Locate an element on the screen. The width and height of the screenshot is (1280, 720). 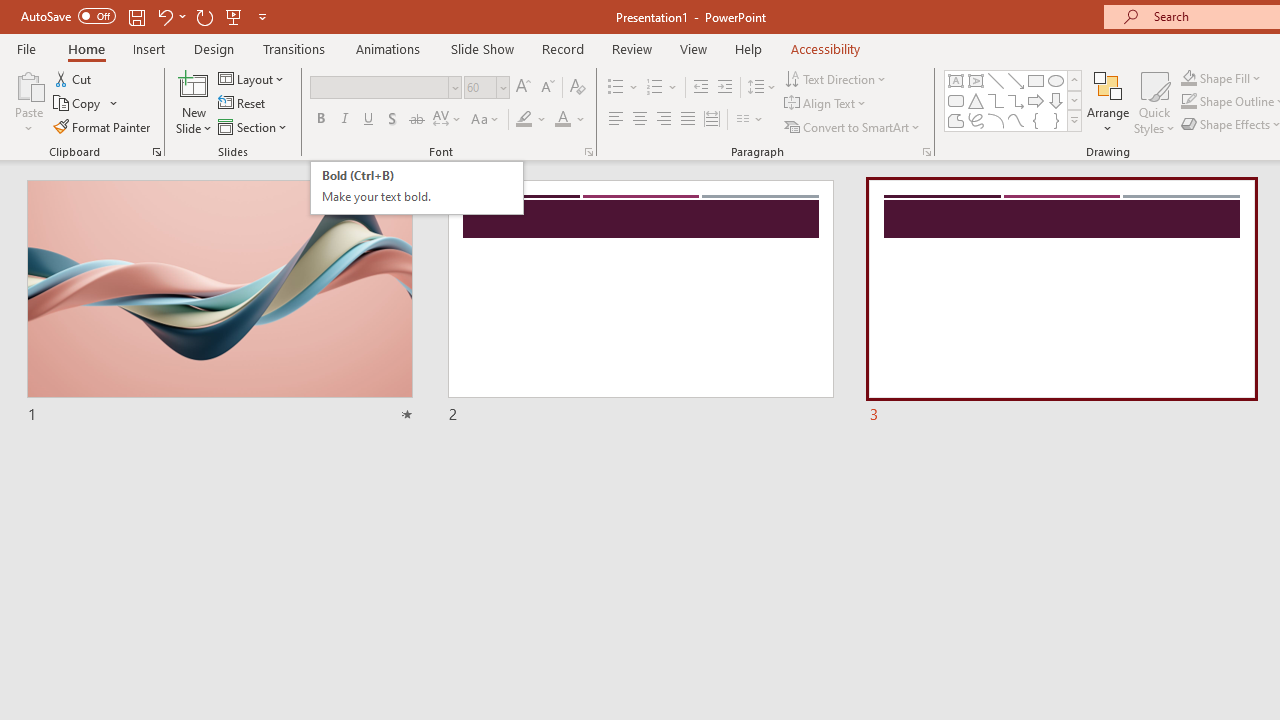
'Save' is located at coordinates (135, 16).